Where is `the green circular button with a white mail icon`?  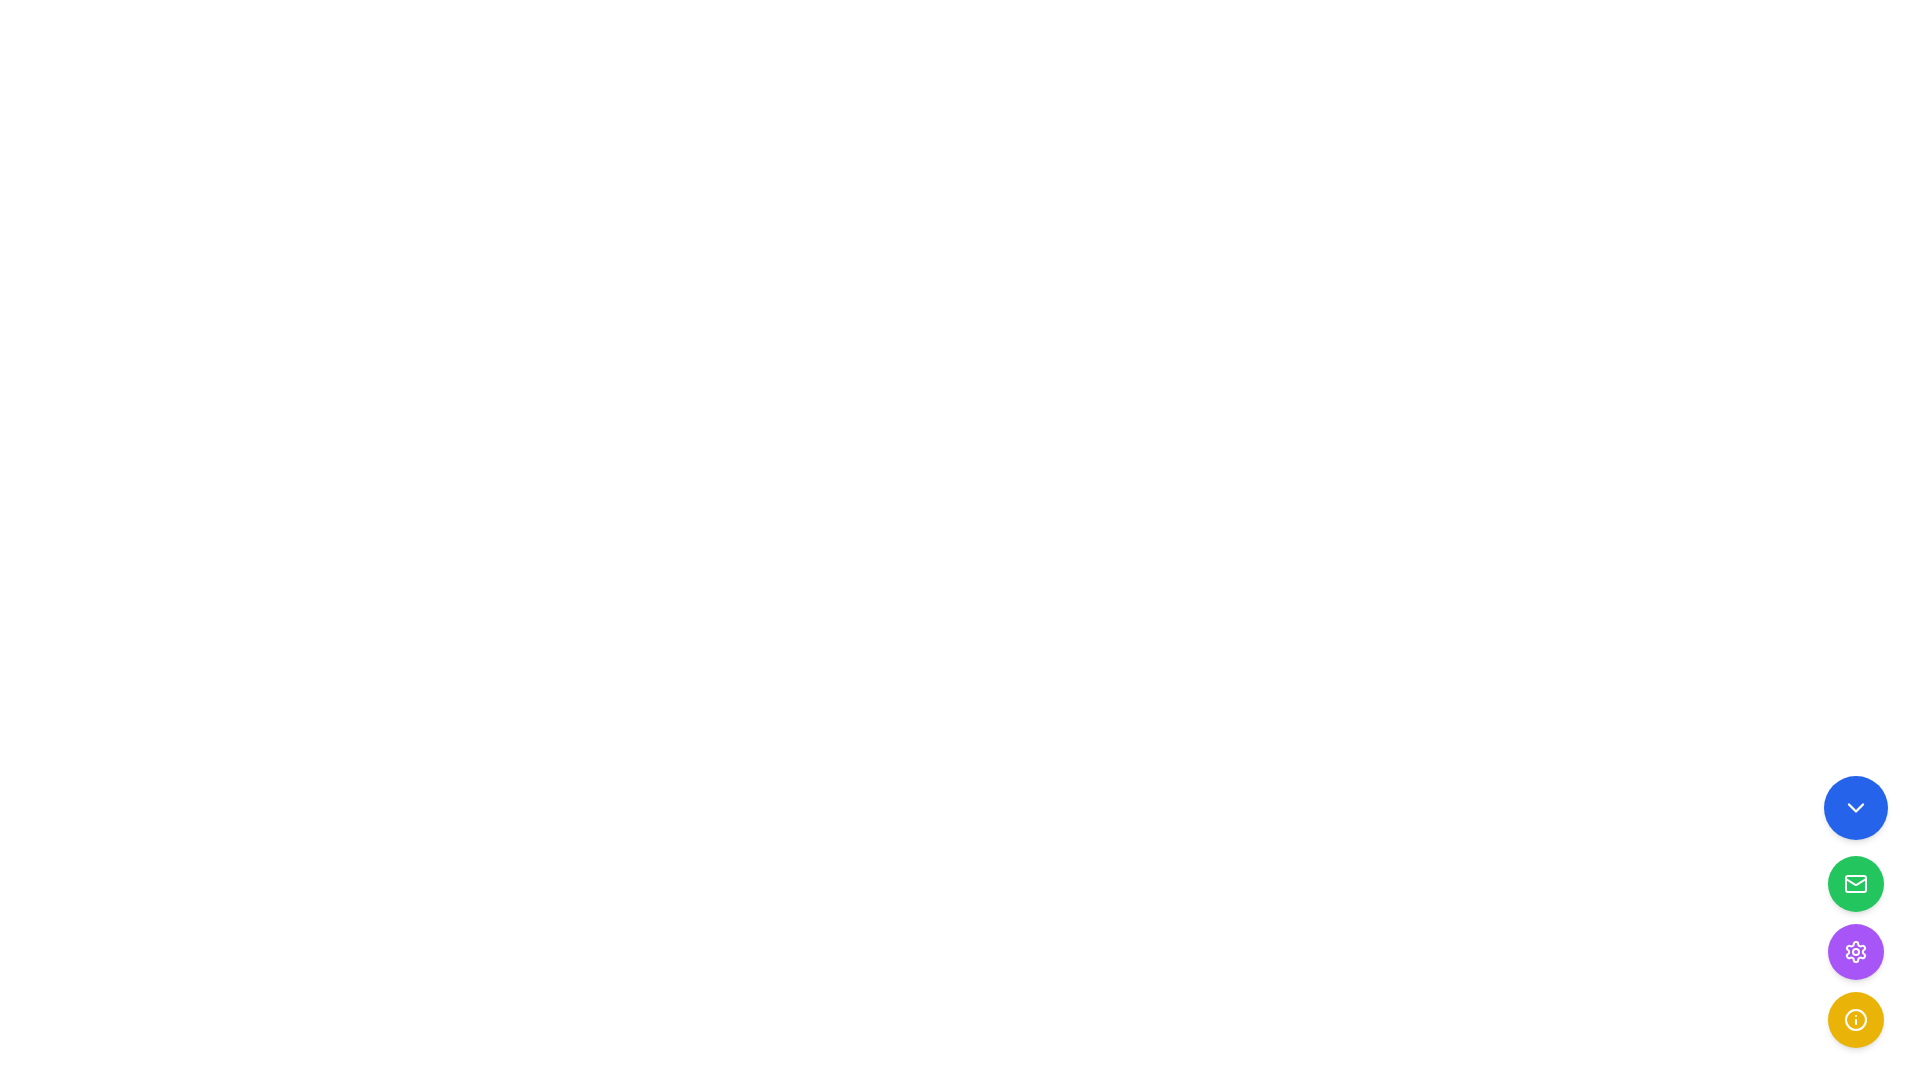
the green circular button with a white mail icon is located at coordinates (1855, 882).